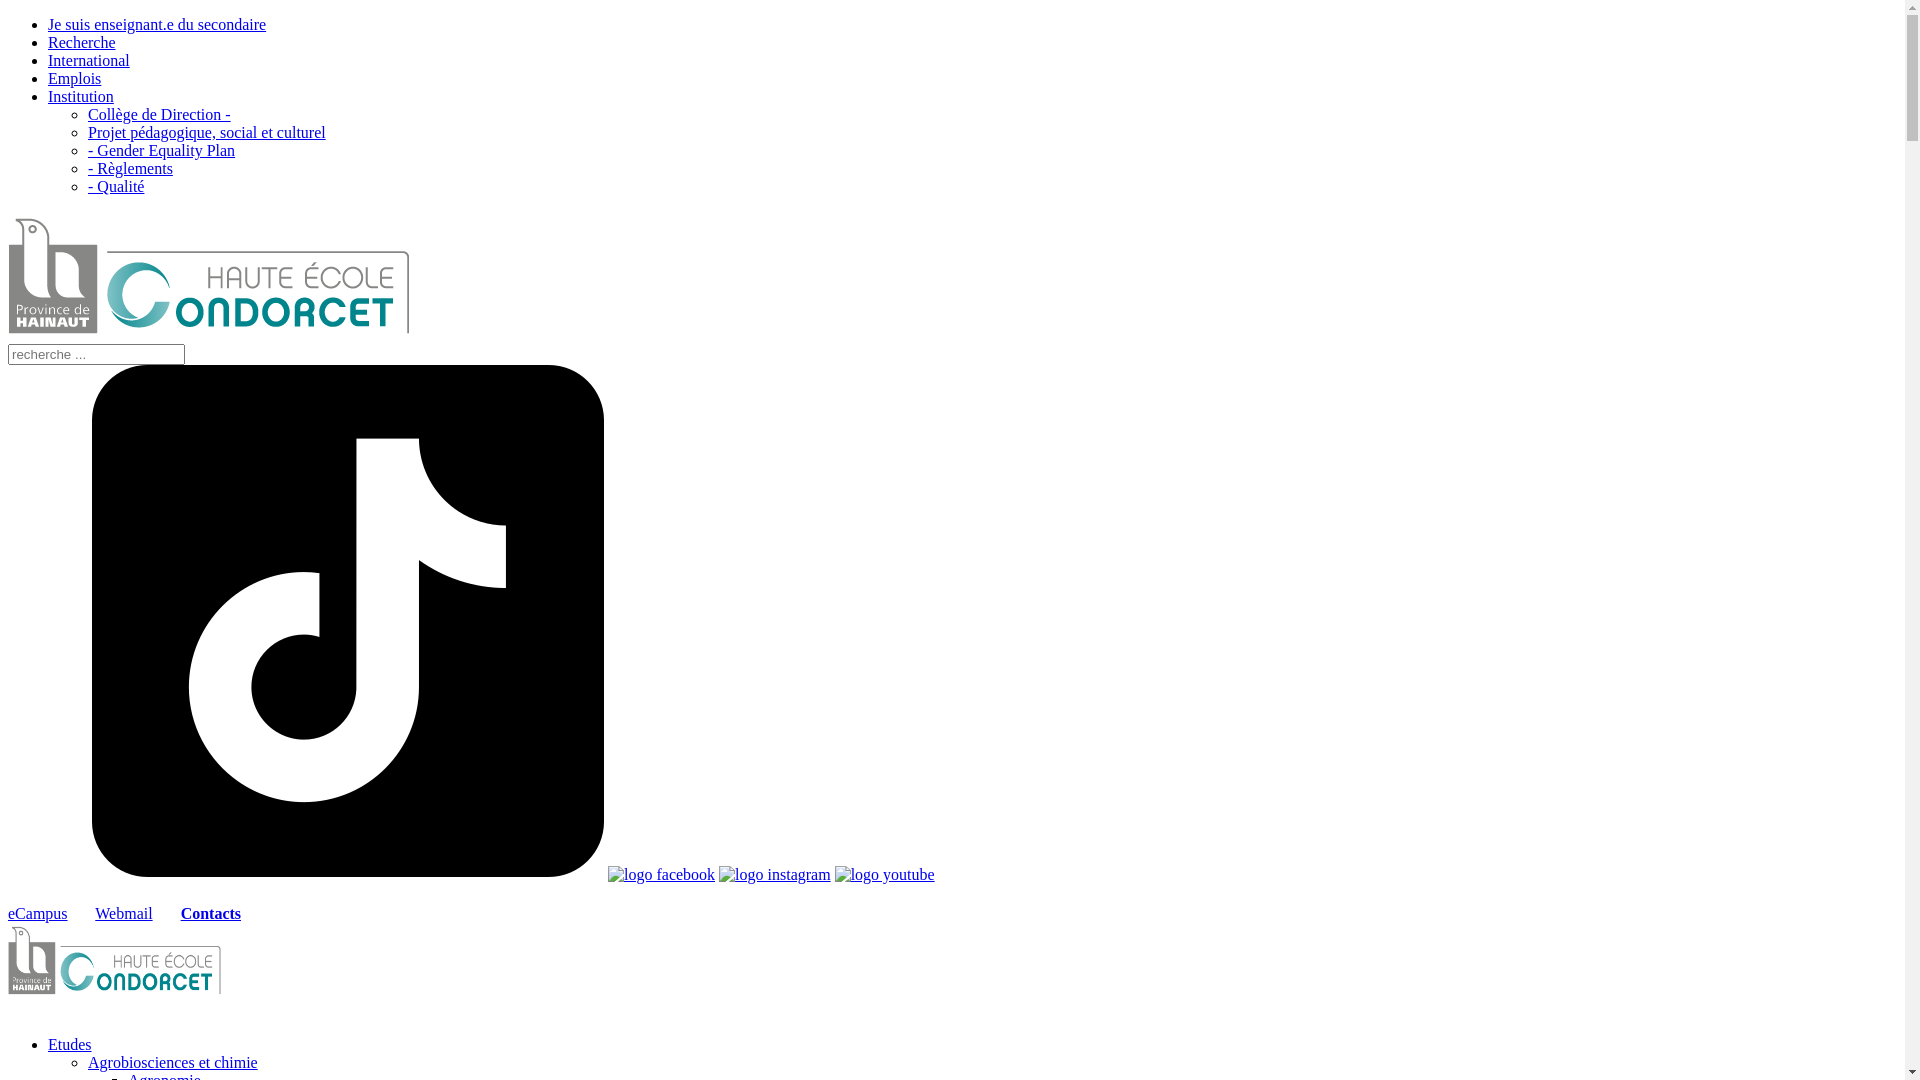 The width and height of the screenshot is (1920, 1080). I want to click on 'eCampus', so click(38, 913).